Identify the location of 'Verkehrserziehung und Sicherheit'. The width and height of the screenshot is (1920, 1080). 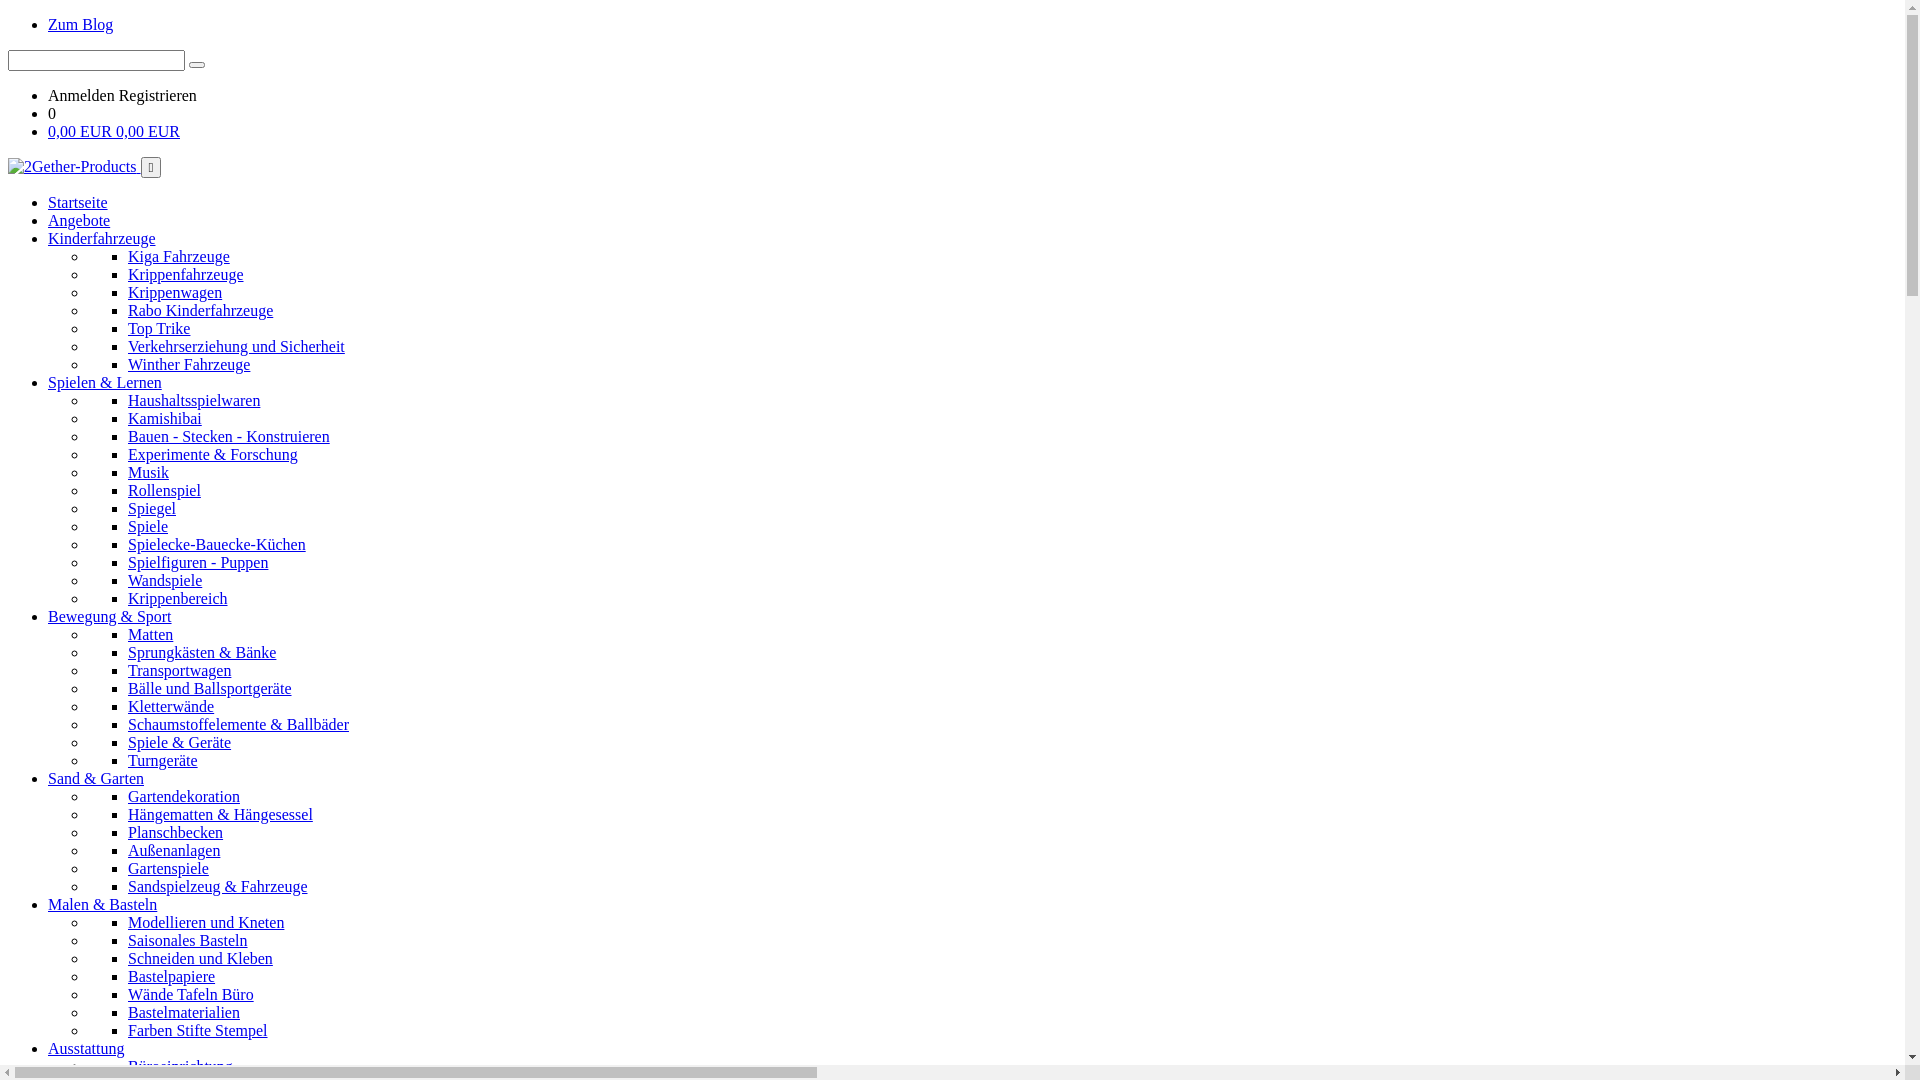
(236, 345).